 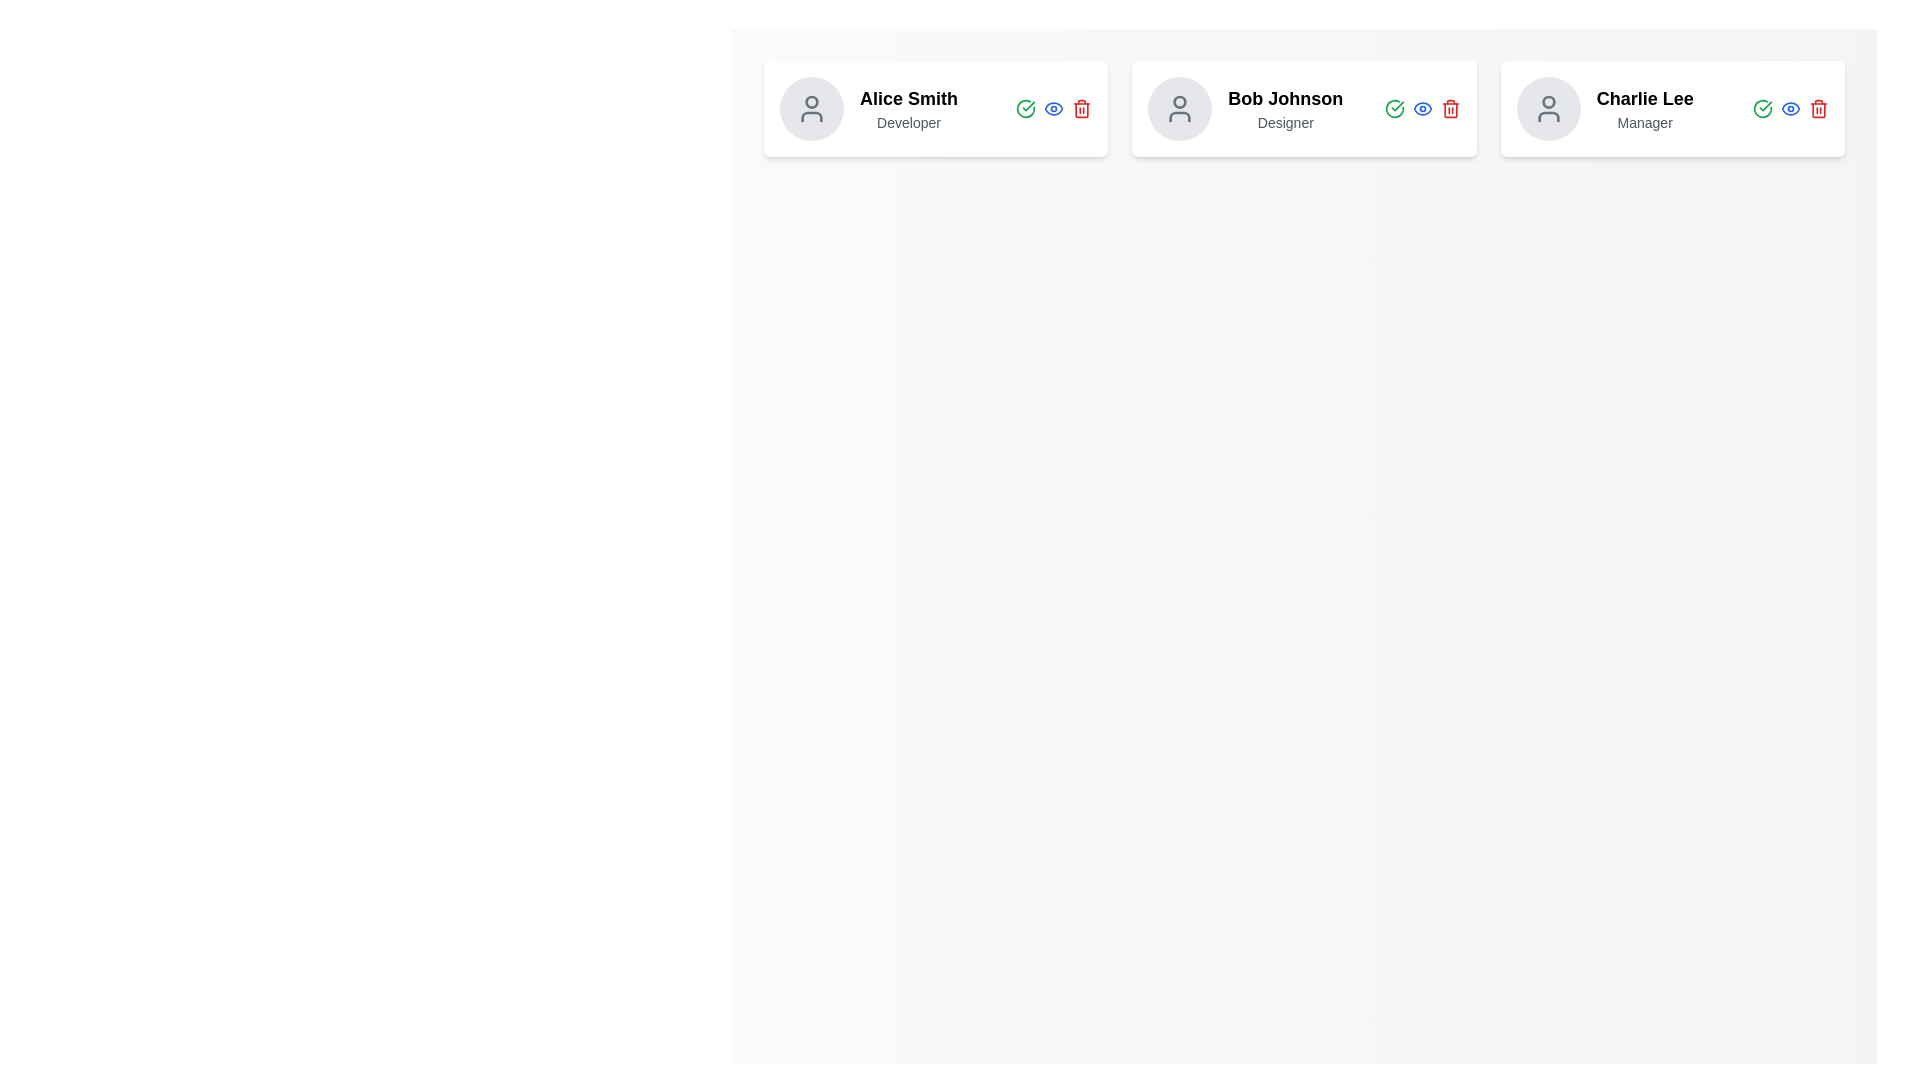 What do you see at coordinates (1285, 99) in the screenshot?
I see `the prominent static text element displaying 'Bob Johnson', which is styled in bold and larger font, positioned above the descriptive text 'Designer'` at bounding box center [1285, 99].